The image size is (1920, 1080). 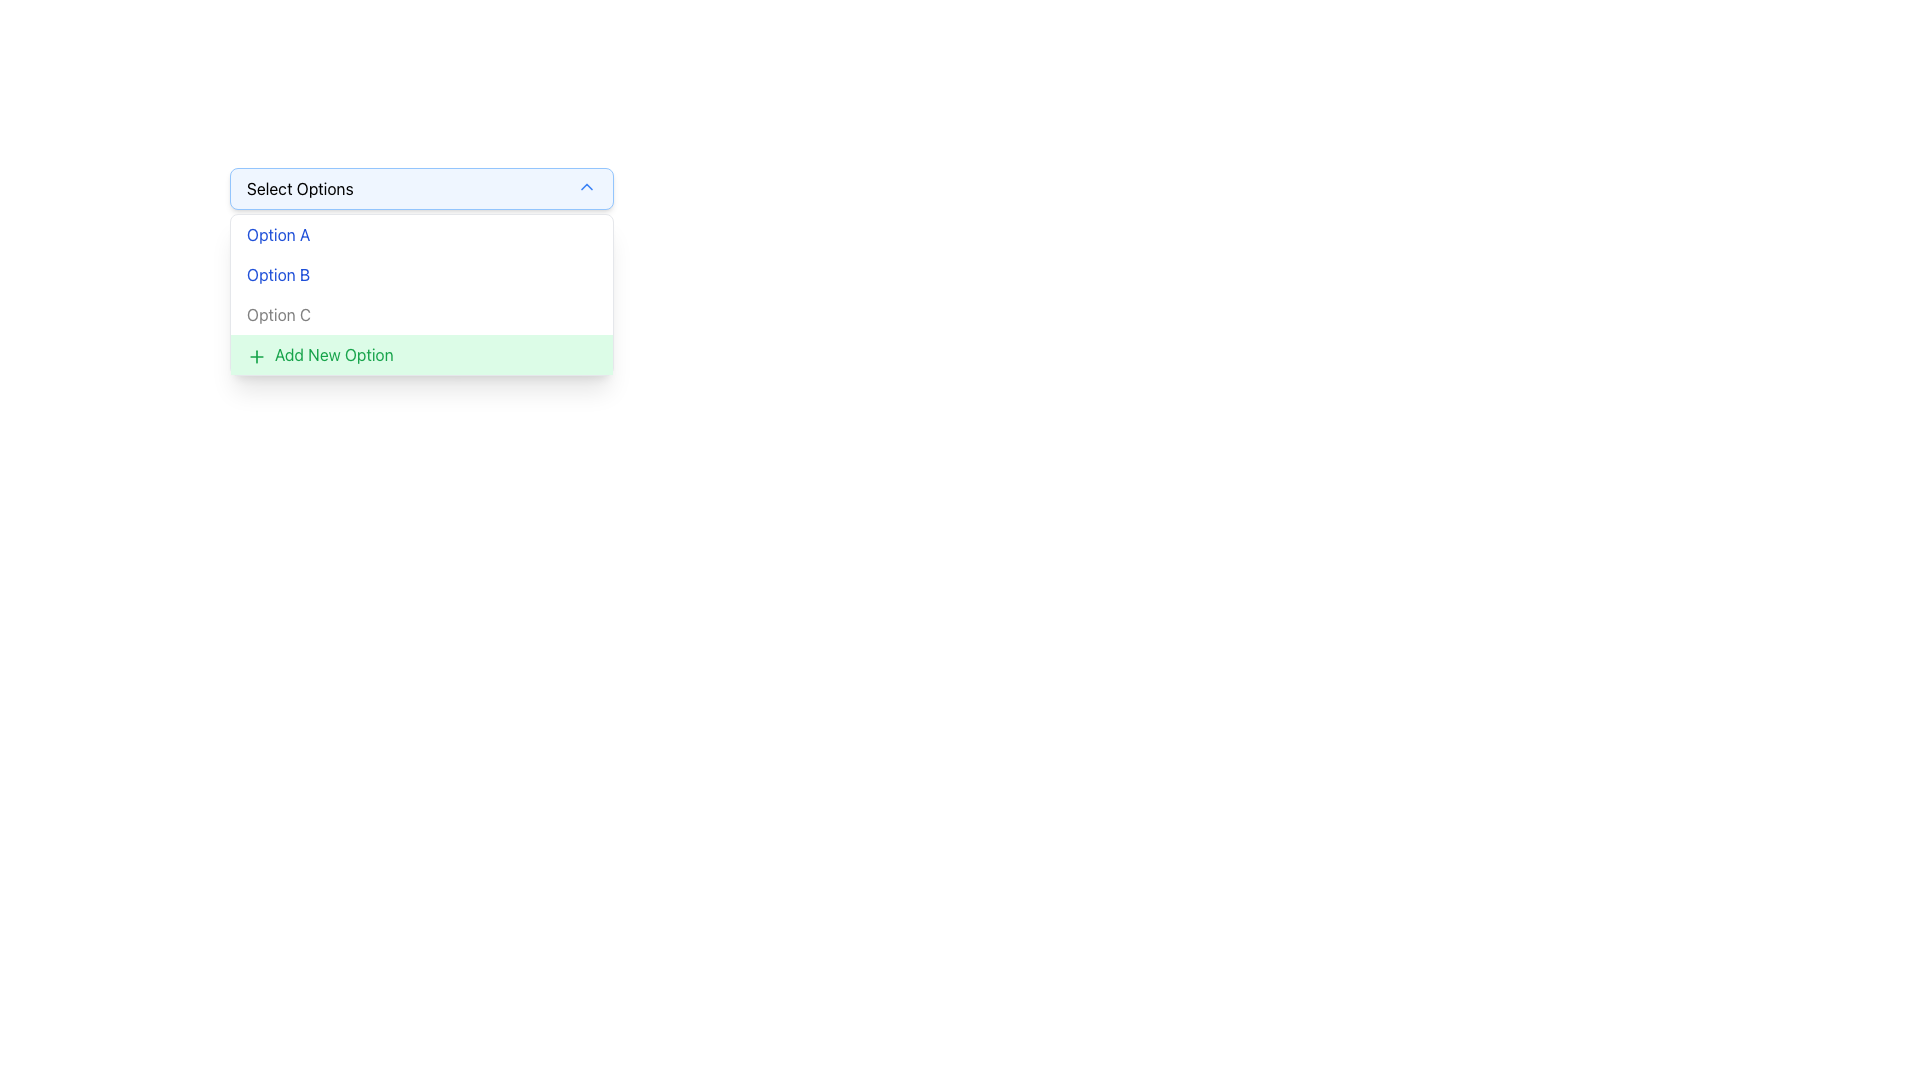 I want to click on the first option in the dropdown menu labeled 'Select Options', so click(x=421, y=234).